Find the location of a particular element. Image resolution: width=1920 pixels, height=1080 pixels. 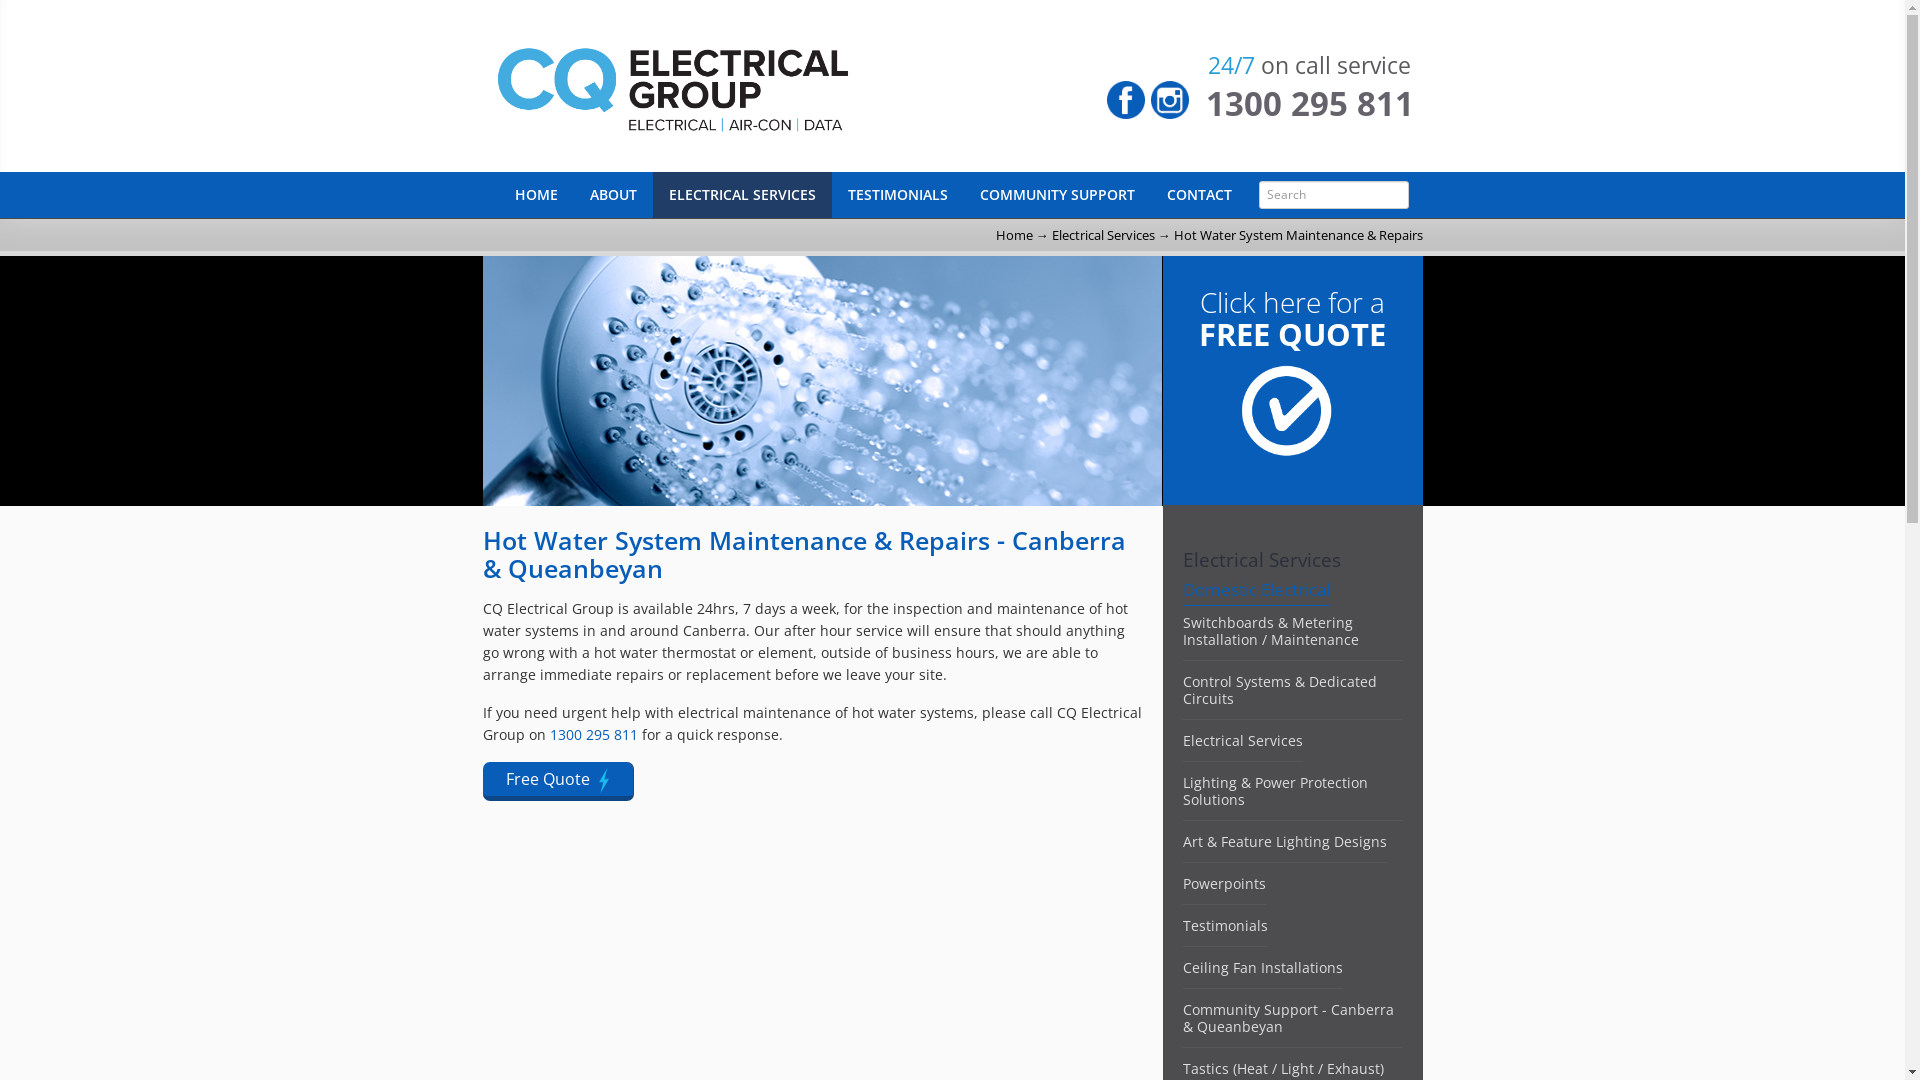

'Powerpoints' is located at coordinates (1222, 882).